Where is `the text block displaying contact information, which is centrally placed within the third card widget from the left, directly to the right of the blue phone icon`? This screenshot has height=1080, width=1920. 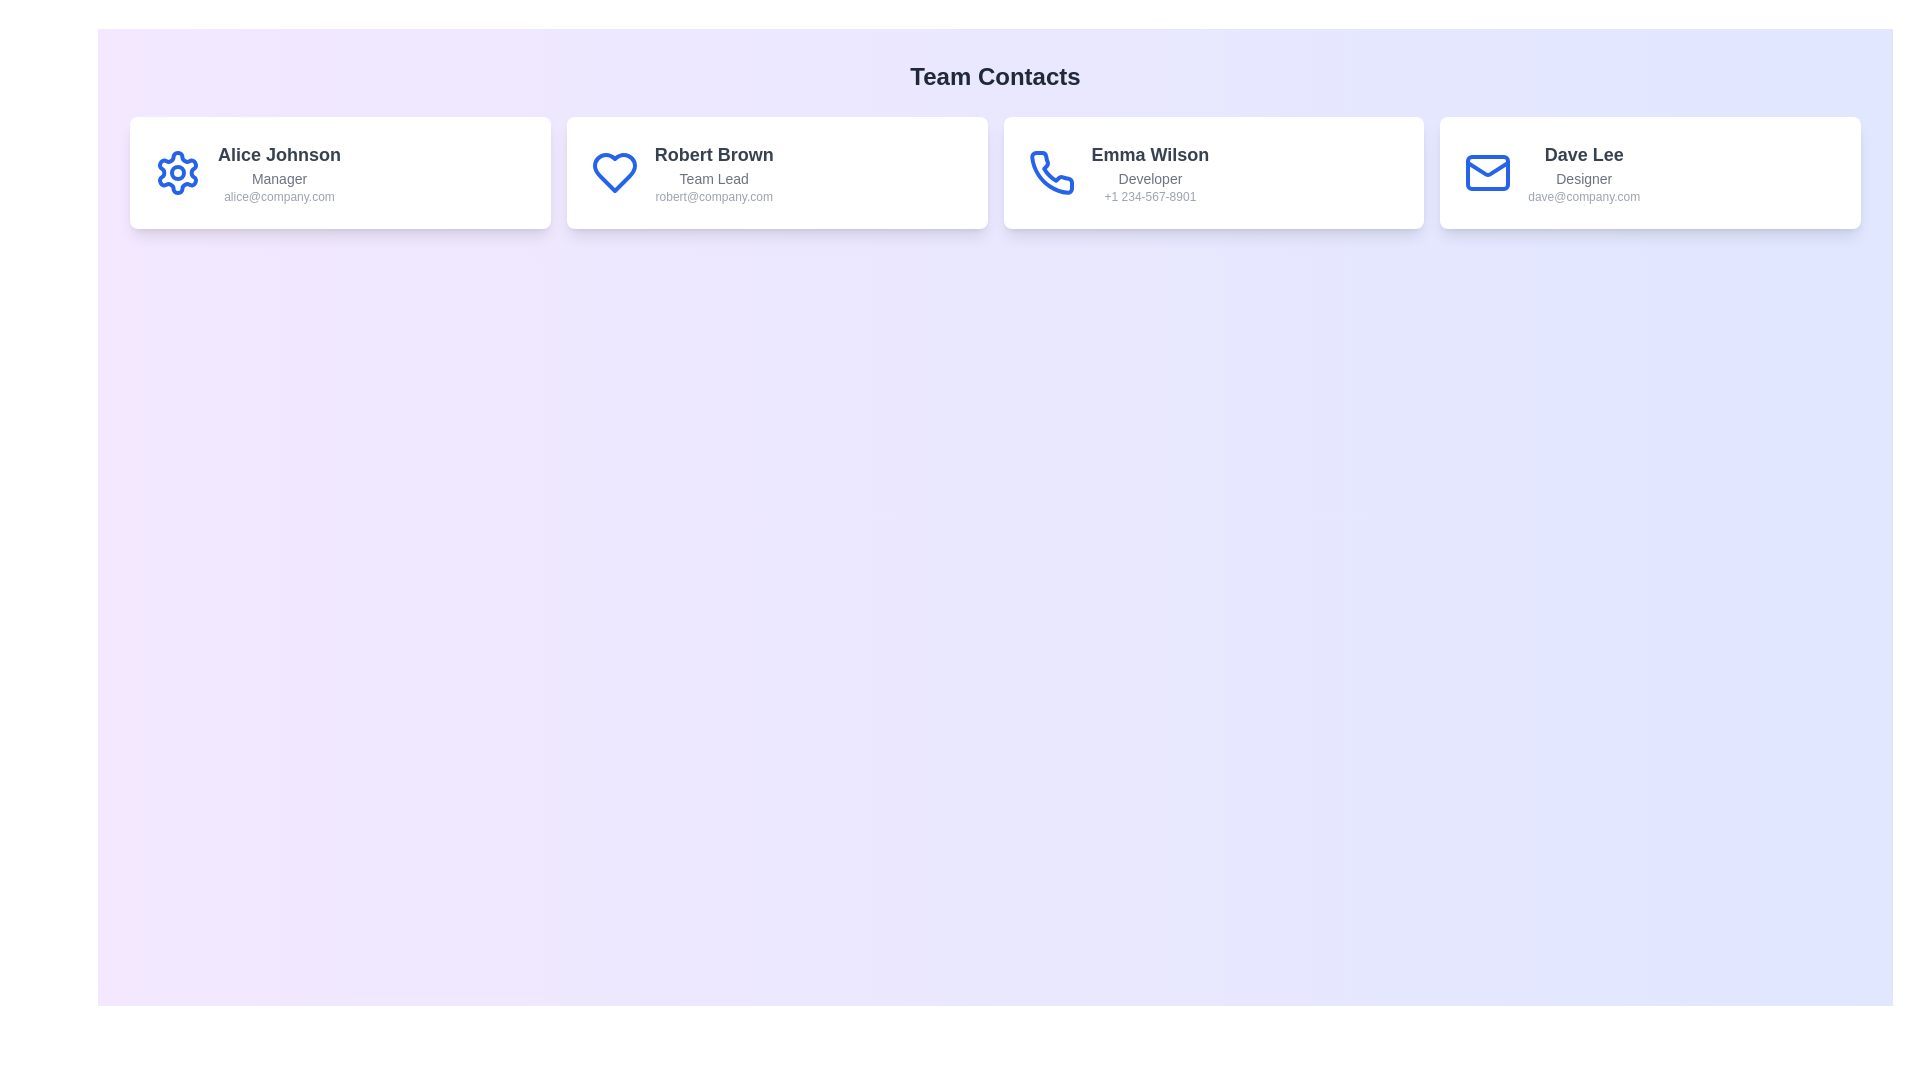
the text block displaying contact information, which is centrally placed within the third card widget from the left, directly to the right of the blue phone icon is located at coordinates (1150, 172).